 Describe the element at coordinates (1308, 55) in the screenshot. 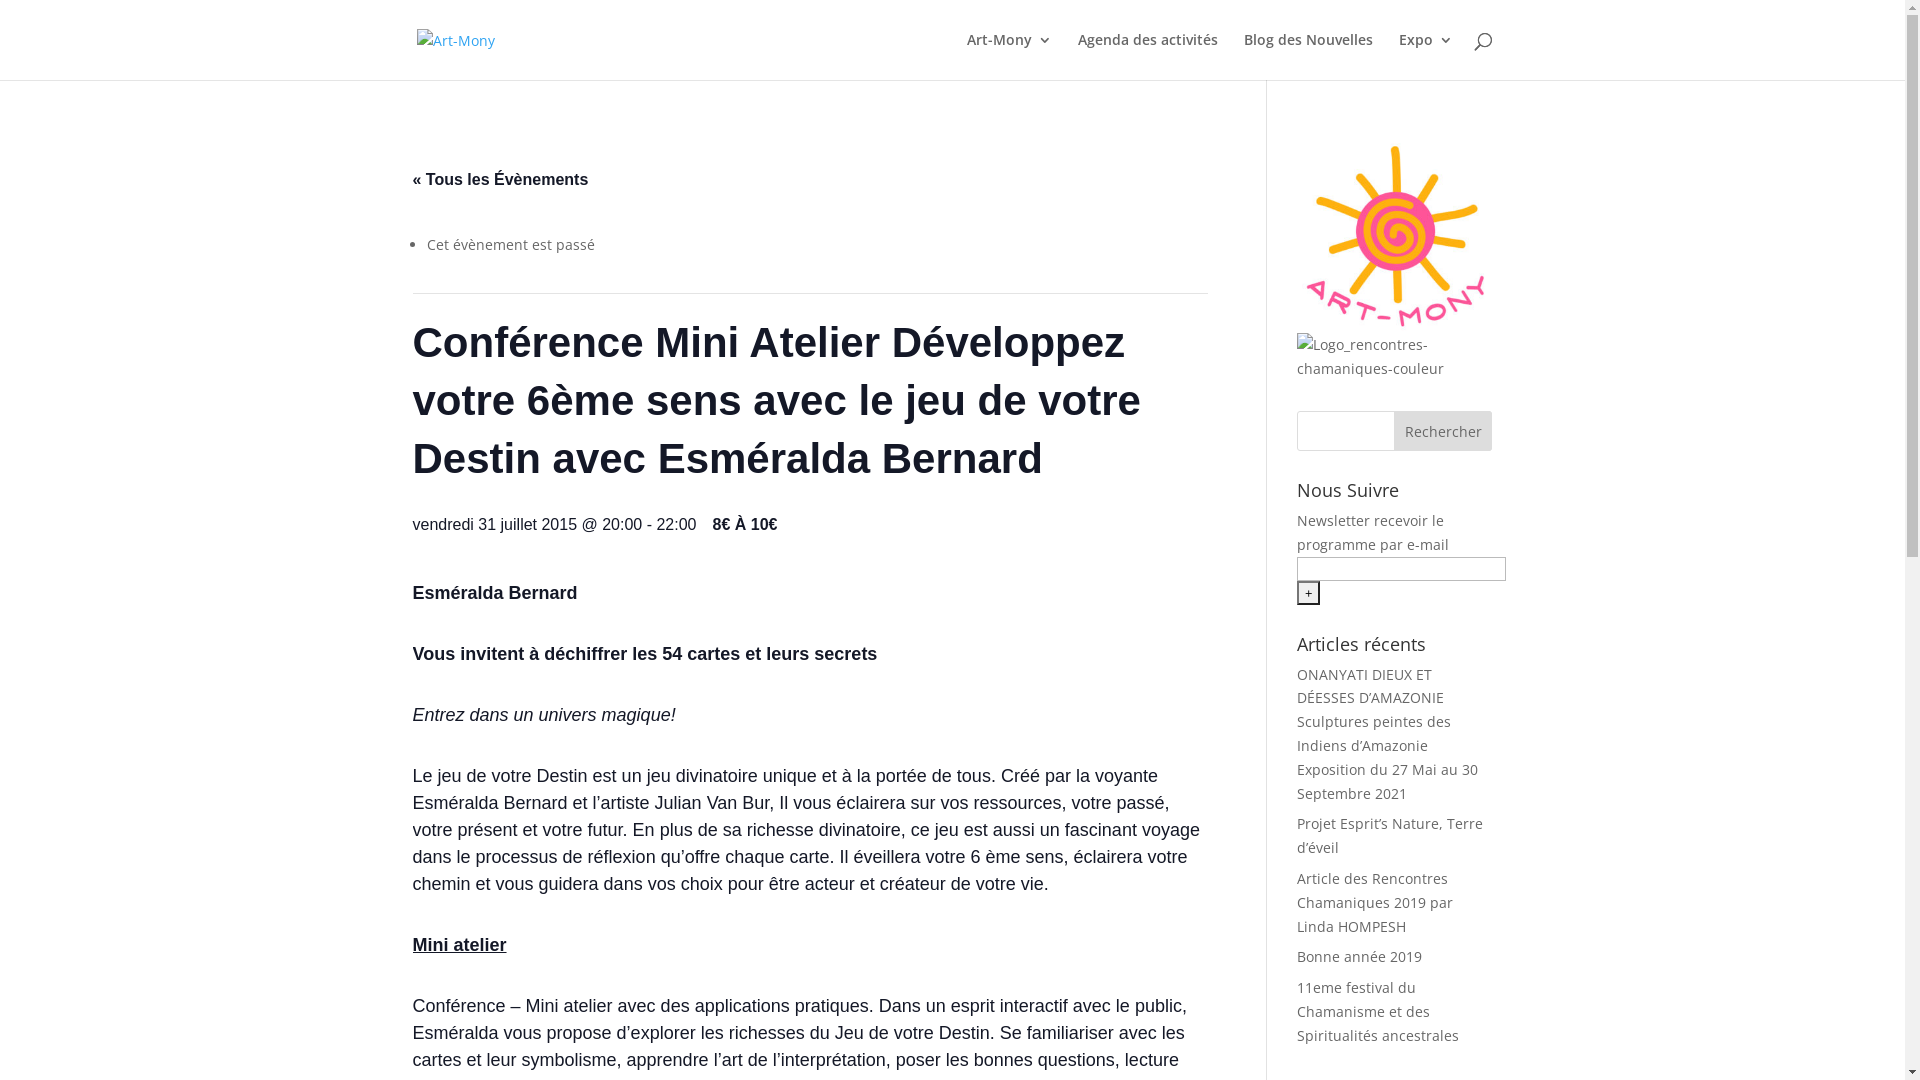

I see `'Blog des Nouvelles'` at that location.